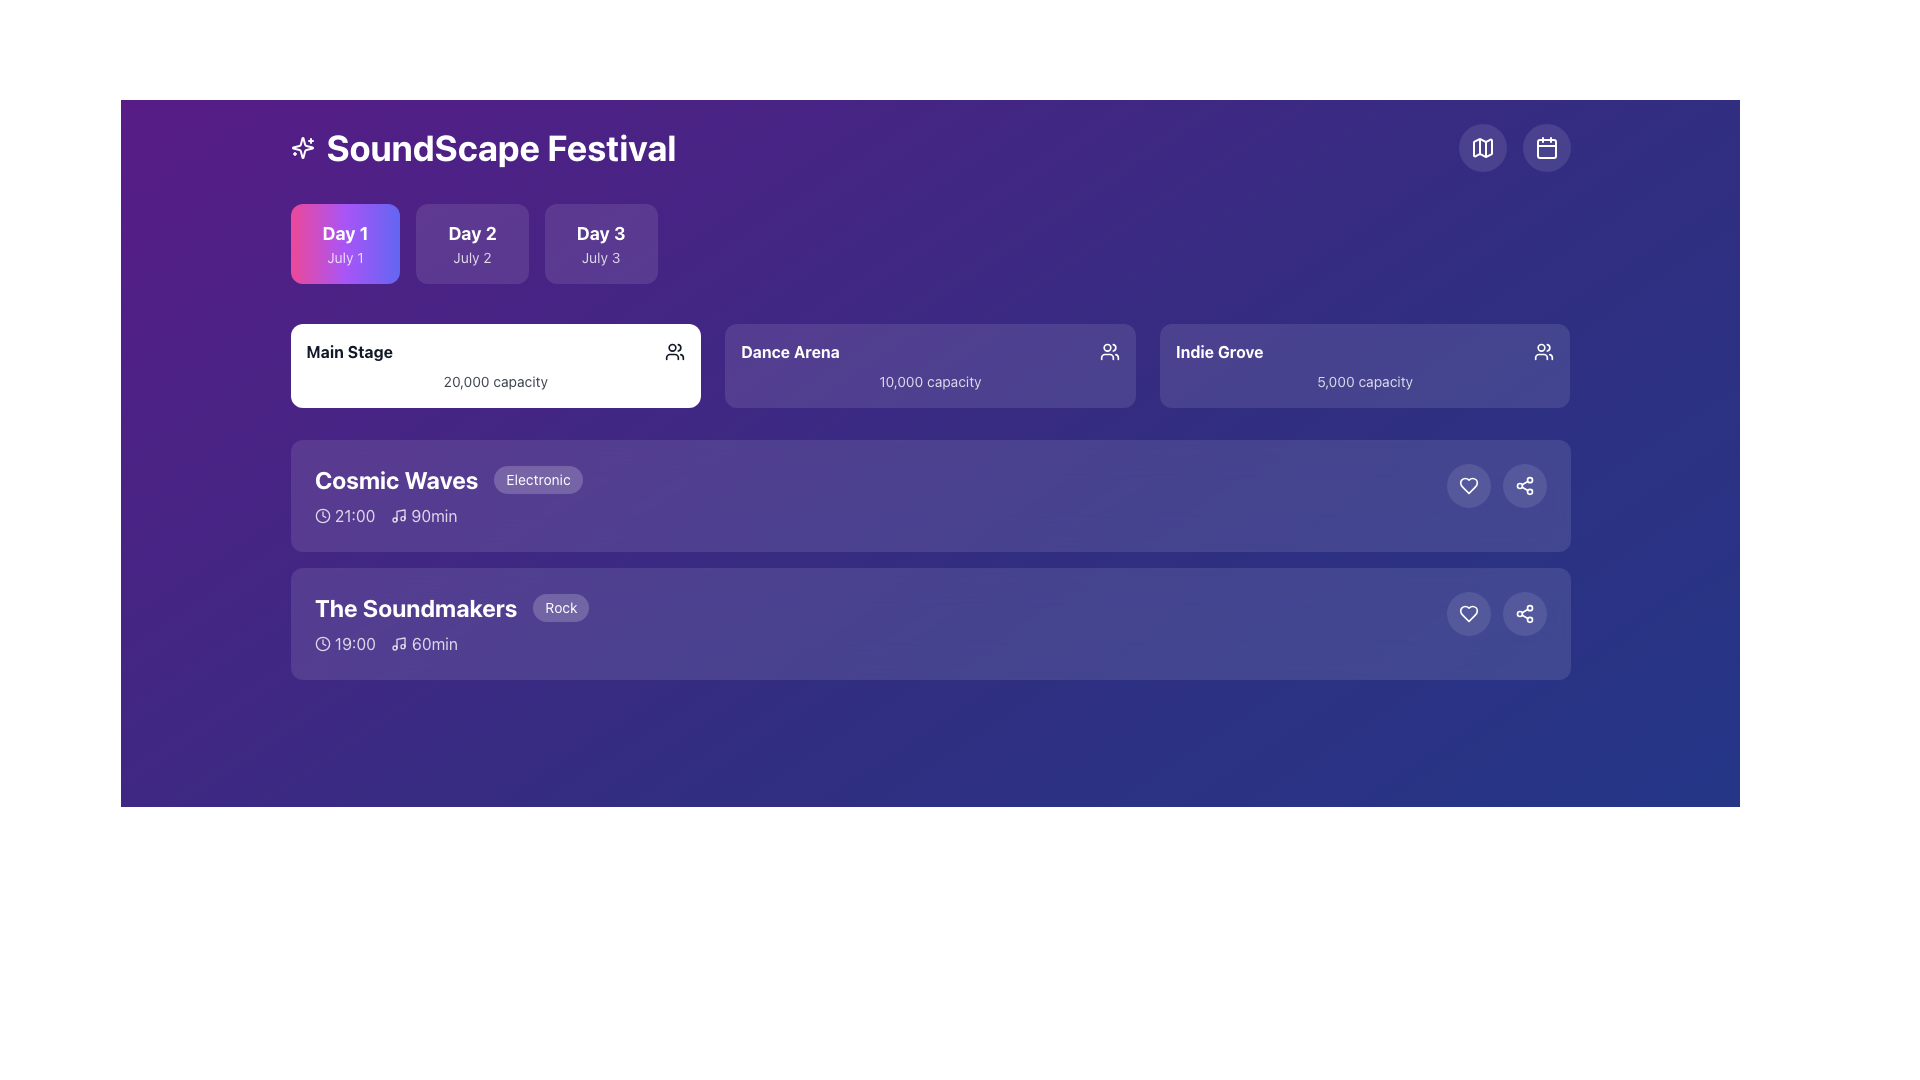  I want to click on the Text label indicating the name of the 'Main Stage', which is located in the upper section of the interface inside a white panel, so click(349, 350).